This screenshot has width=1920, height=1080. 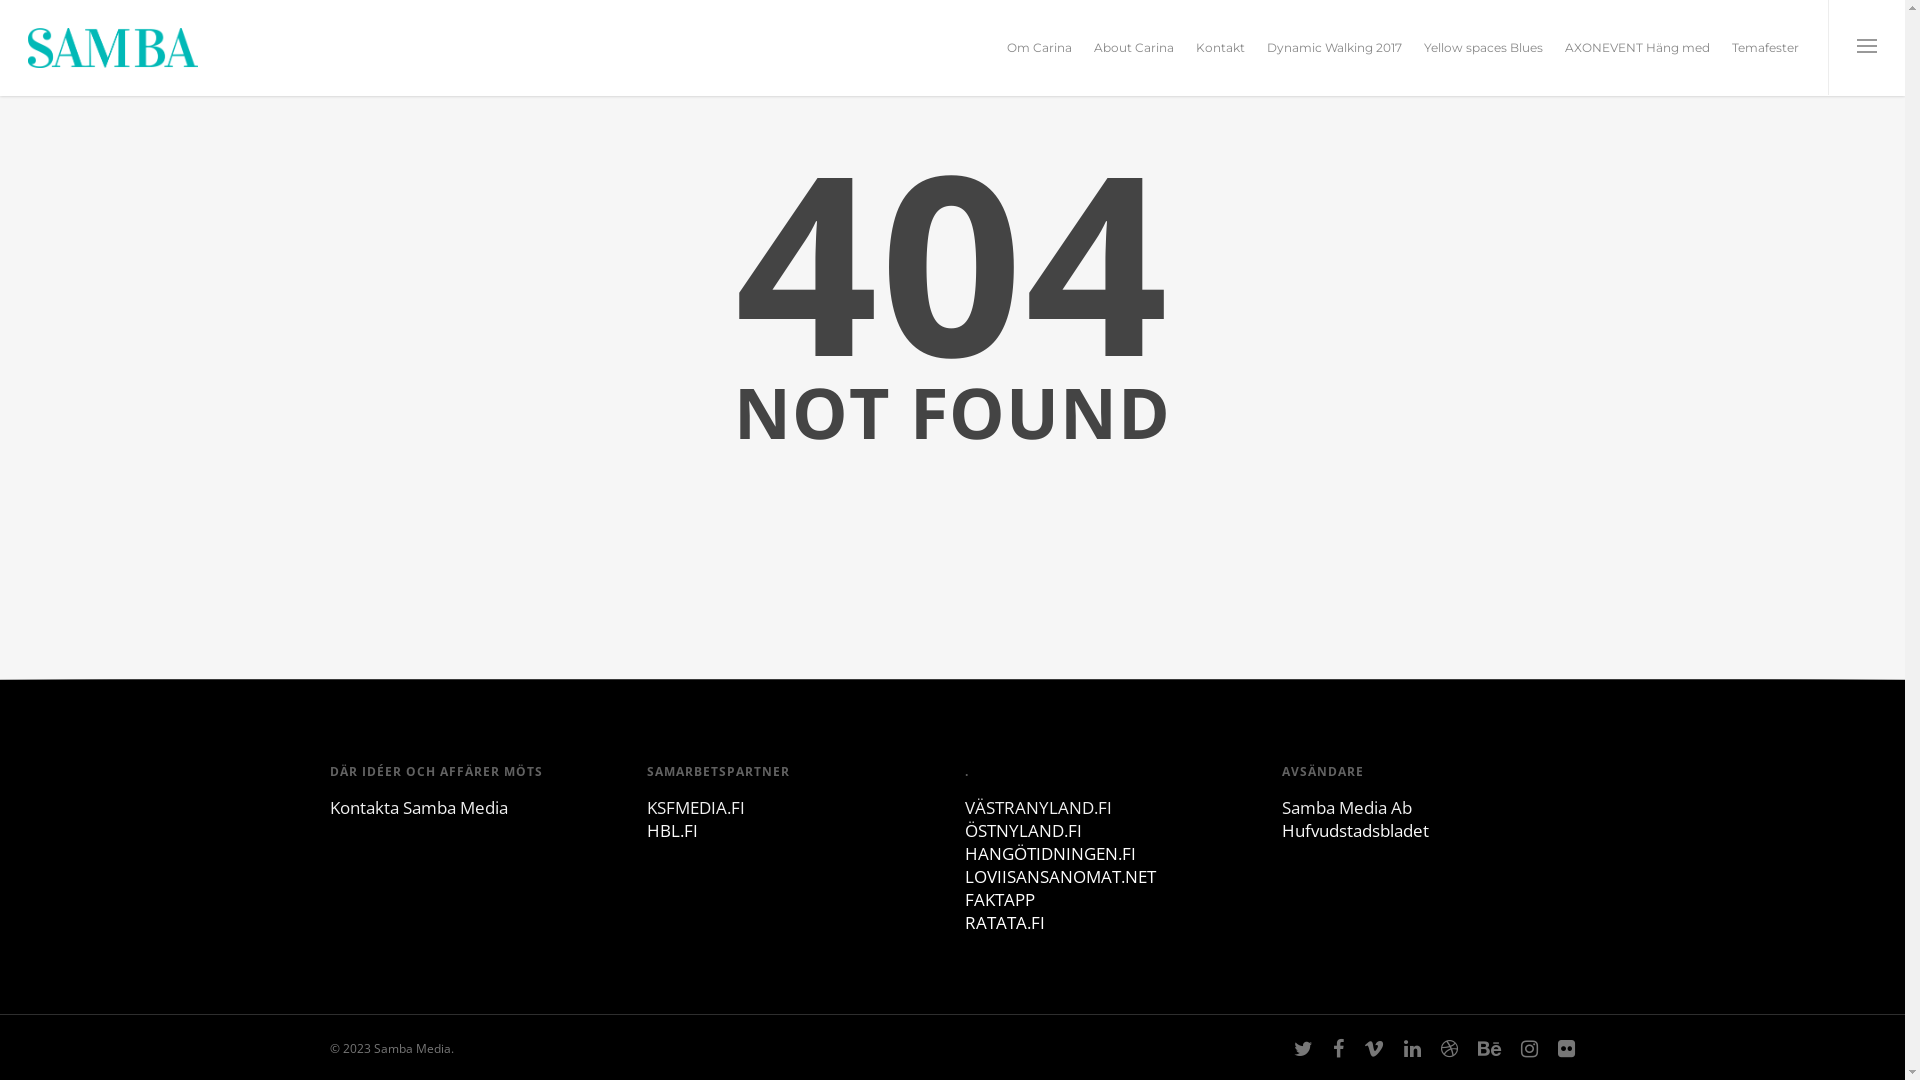 What do you see at coordinates (696, 806) in the screenshot?
I see `'KSFMEDIA.FI'` at bounding box center [696, 806].